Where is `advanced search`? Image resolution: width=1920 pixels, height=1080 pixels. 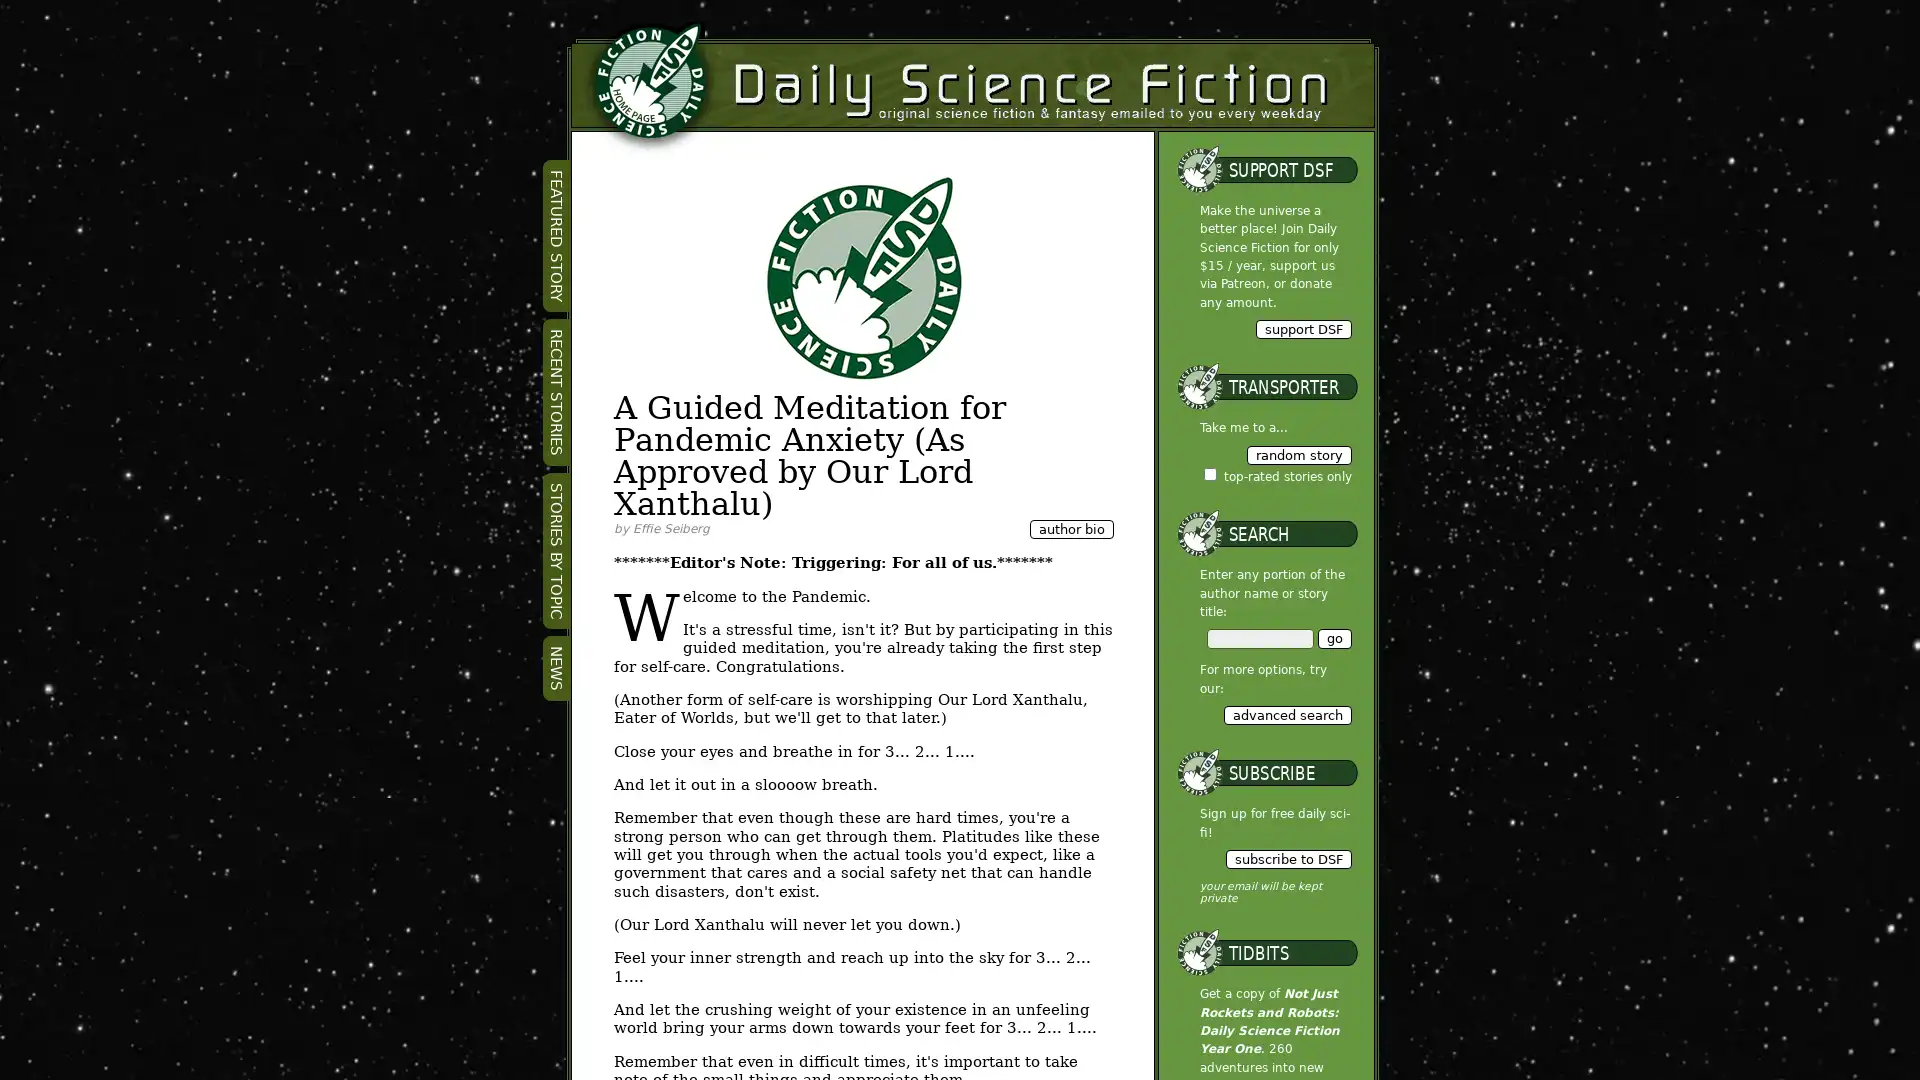
advanced search is located at coordinates (1286, 713).